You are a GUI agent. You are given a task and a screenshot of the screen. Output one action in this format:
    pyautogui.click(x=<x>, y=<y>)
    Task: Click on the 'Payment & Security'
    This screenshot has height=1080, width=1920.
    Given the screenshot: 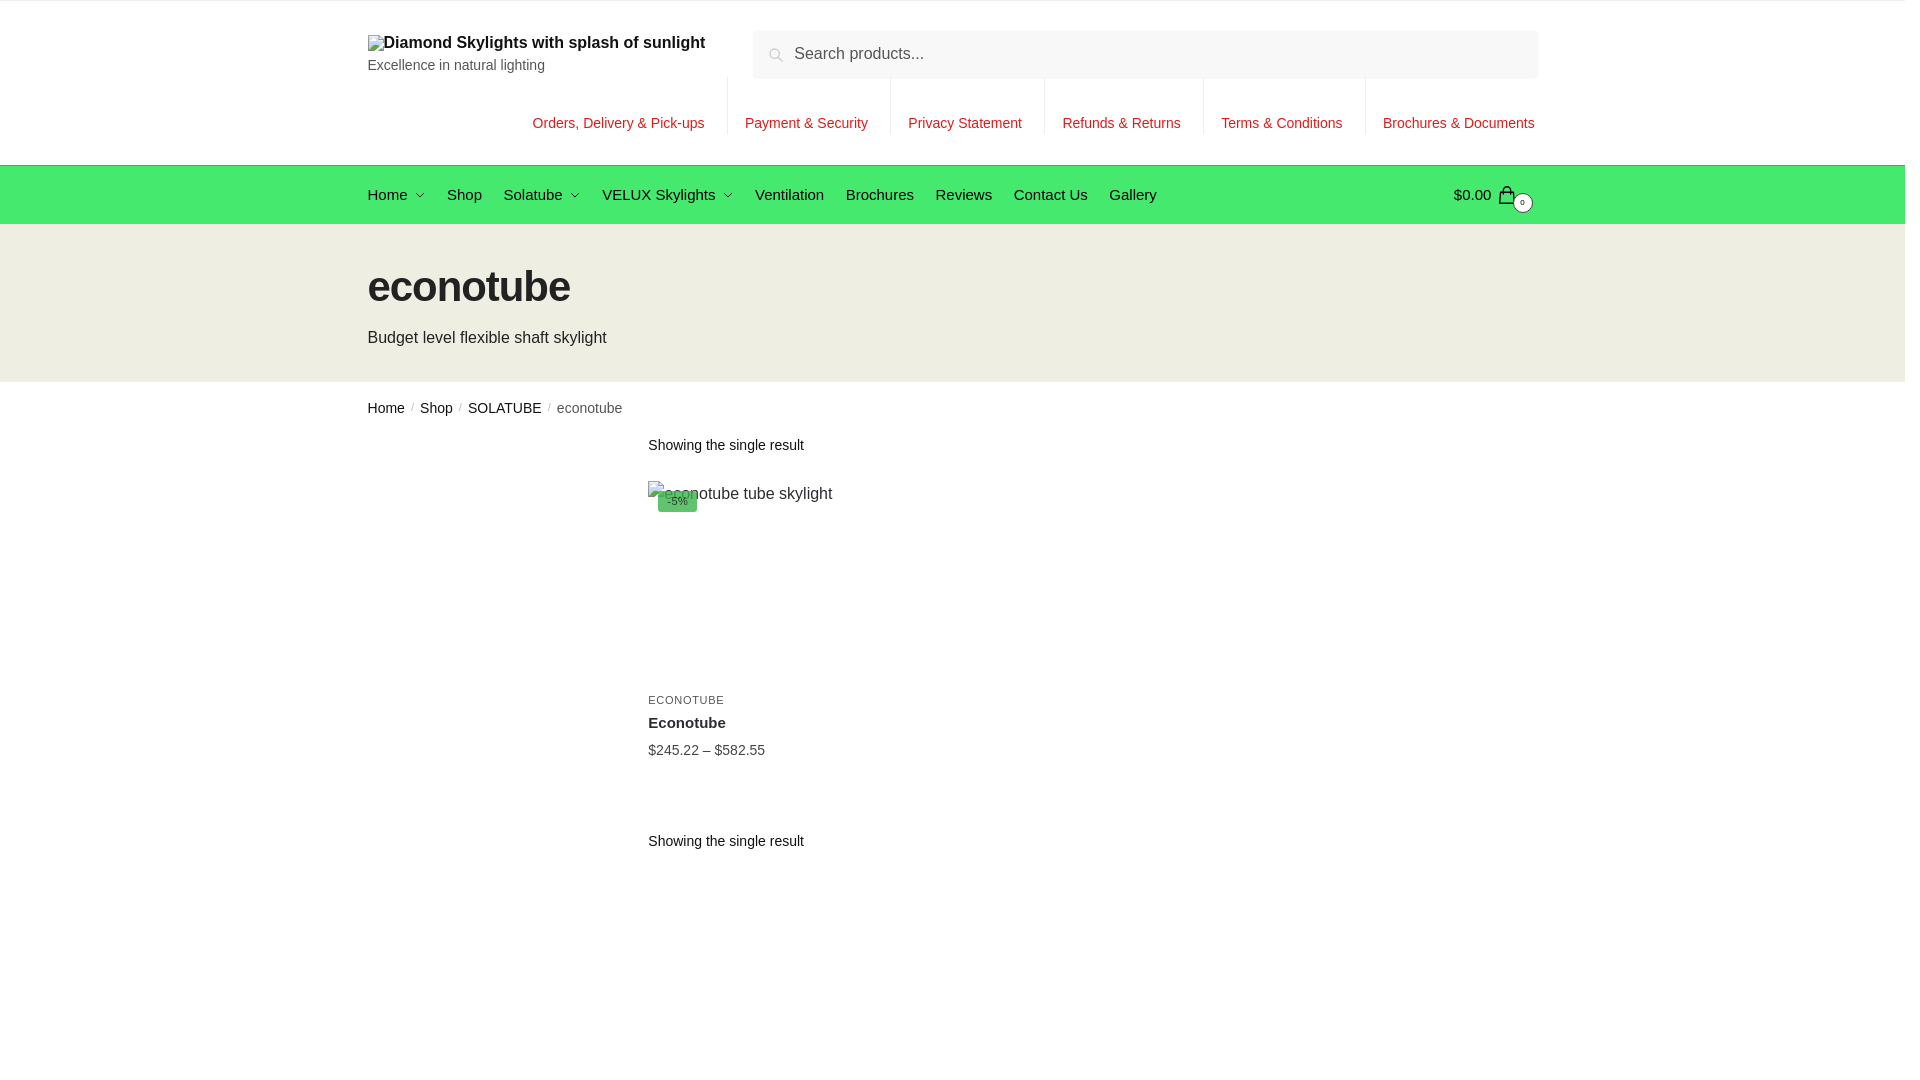 What is the action you would take?
    pyautogui.click(x=806, y=105)
    